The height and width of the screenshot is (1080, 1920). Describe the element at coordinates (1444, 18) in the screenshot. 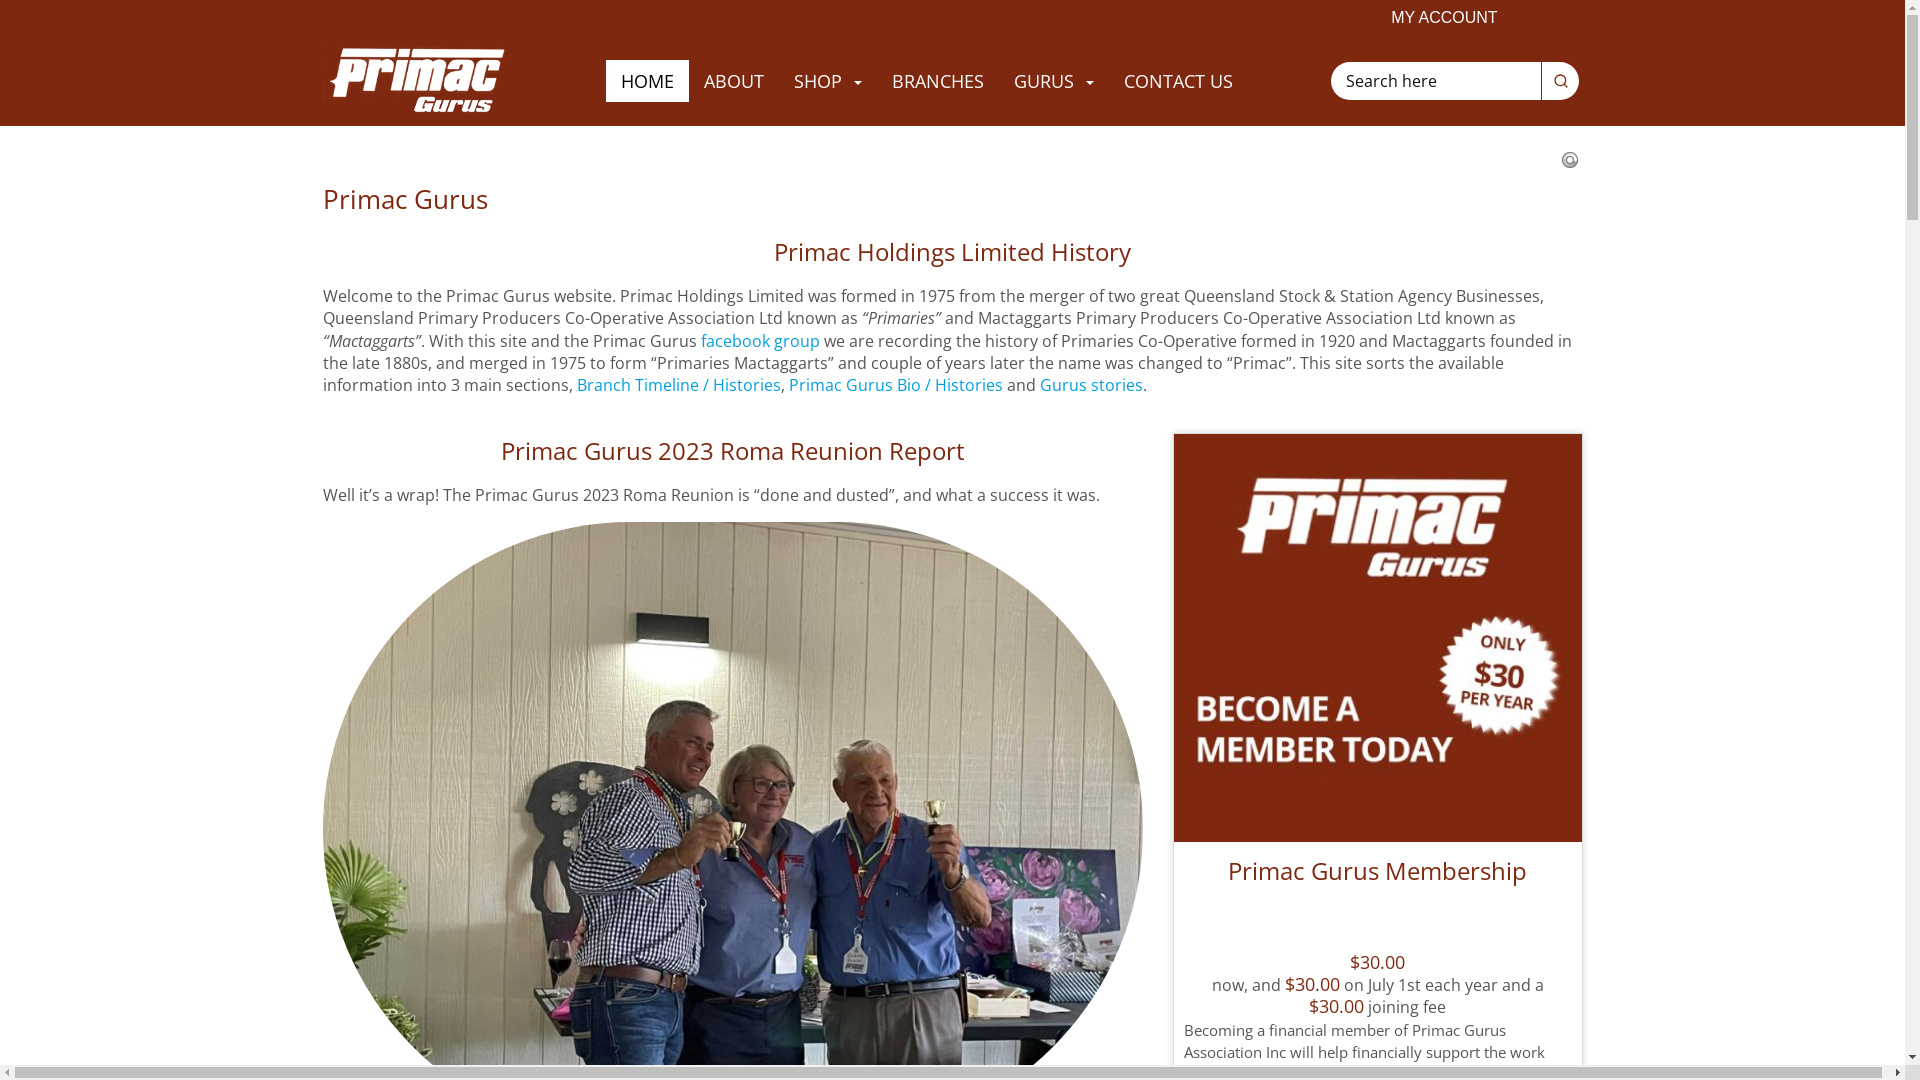

I see `'MY ACCOUNT'` at that location.